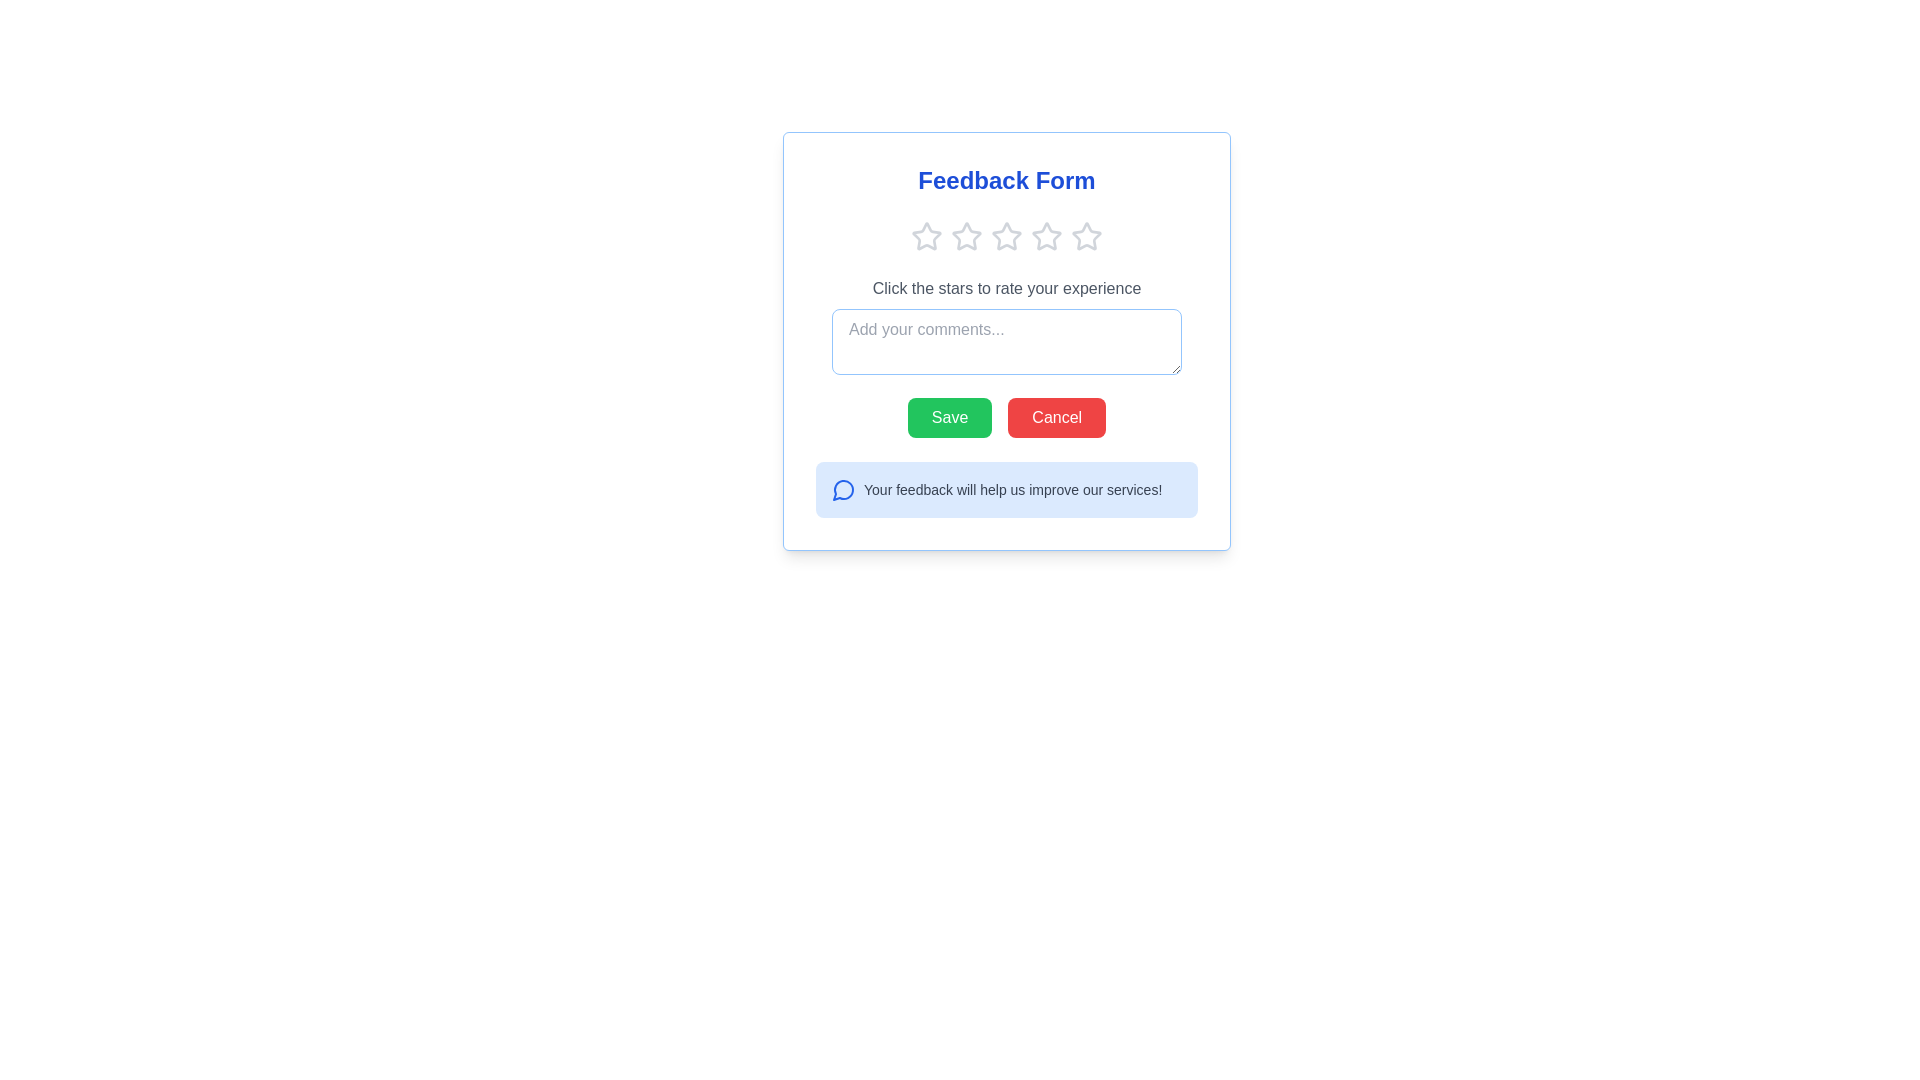 This screenshot has width=1920, height=1080. Describe the element at coordinates (966, 235) in the screenshot. I see `the second star icon in the feedback form` at that location.